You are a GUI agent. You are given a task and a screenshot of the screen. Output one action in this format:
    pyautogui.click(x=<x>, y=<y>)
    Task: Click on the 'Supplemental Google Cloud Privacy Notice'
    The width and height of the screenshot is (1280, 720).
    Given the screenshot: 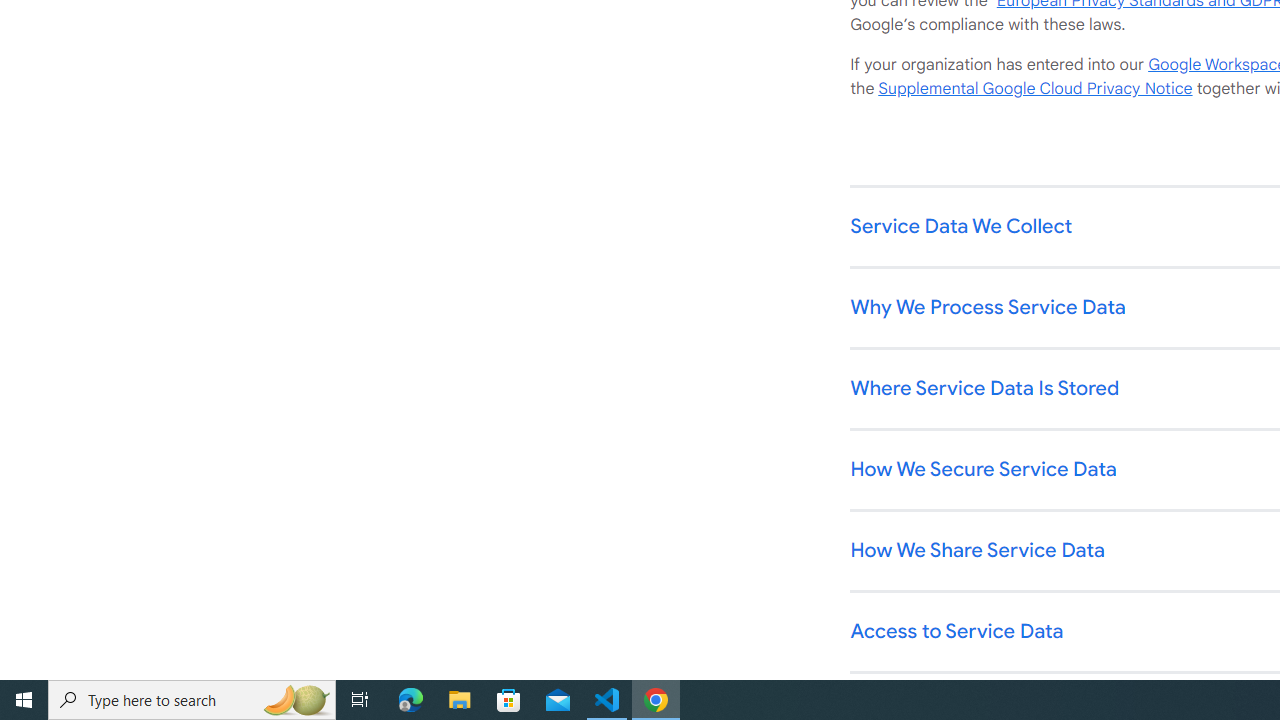 What is the action you would take?
    pyautogui.click(x=1035, y=88)
    